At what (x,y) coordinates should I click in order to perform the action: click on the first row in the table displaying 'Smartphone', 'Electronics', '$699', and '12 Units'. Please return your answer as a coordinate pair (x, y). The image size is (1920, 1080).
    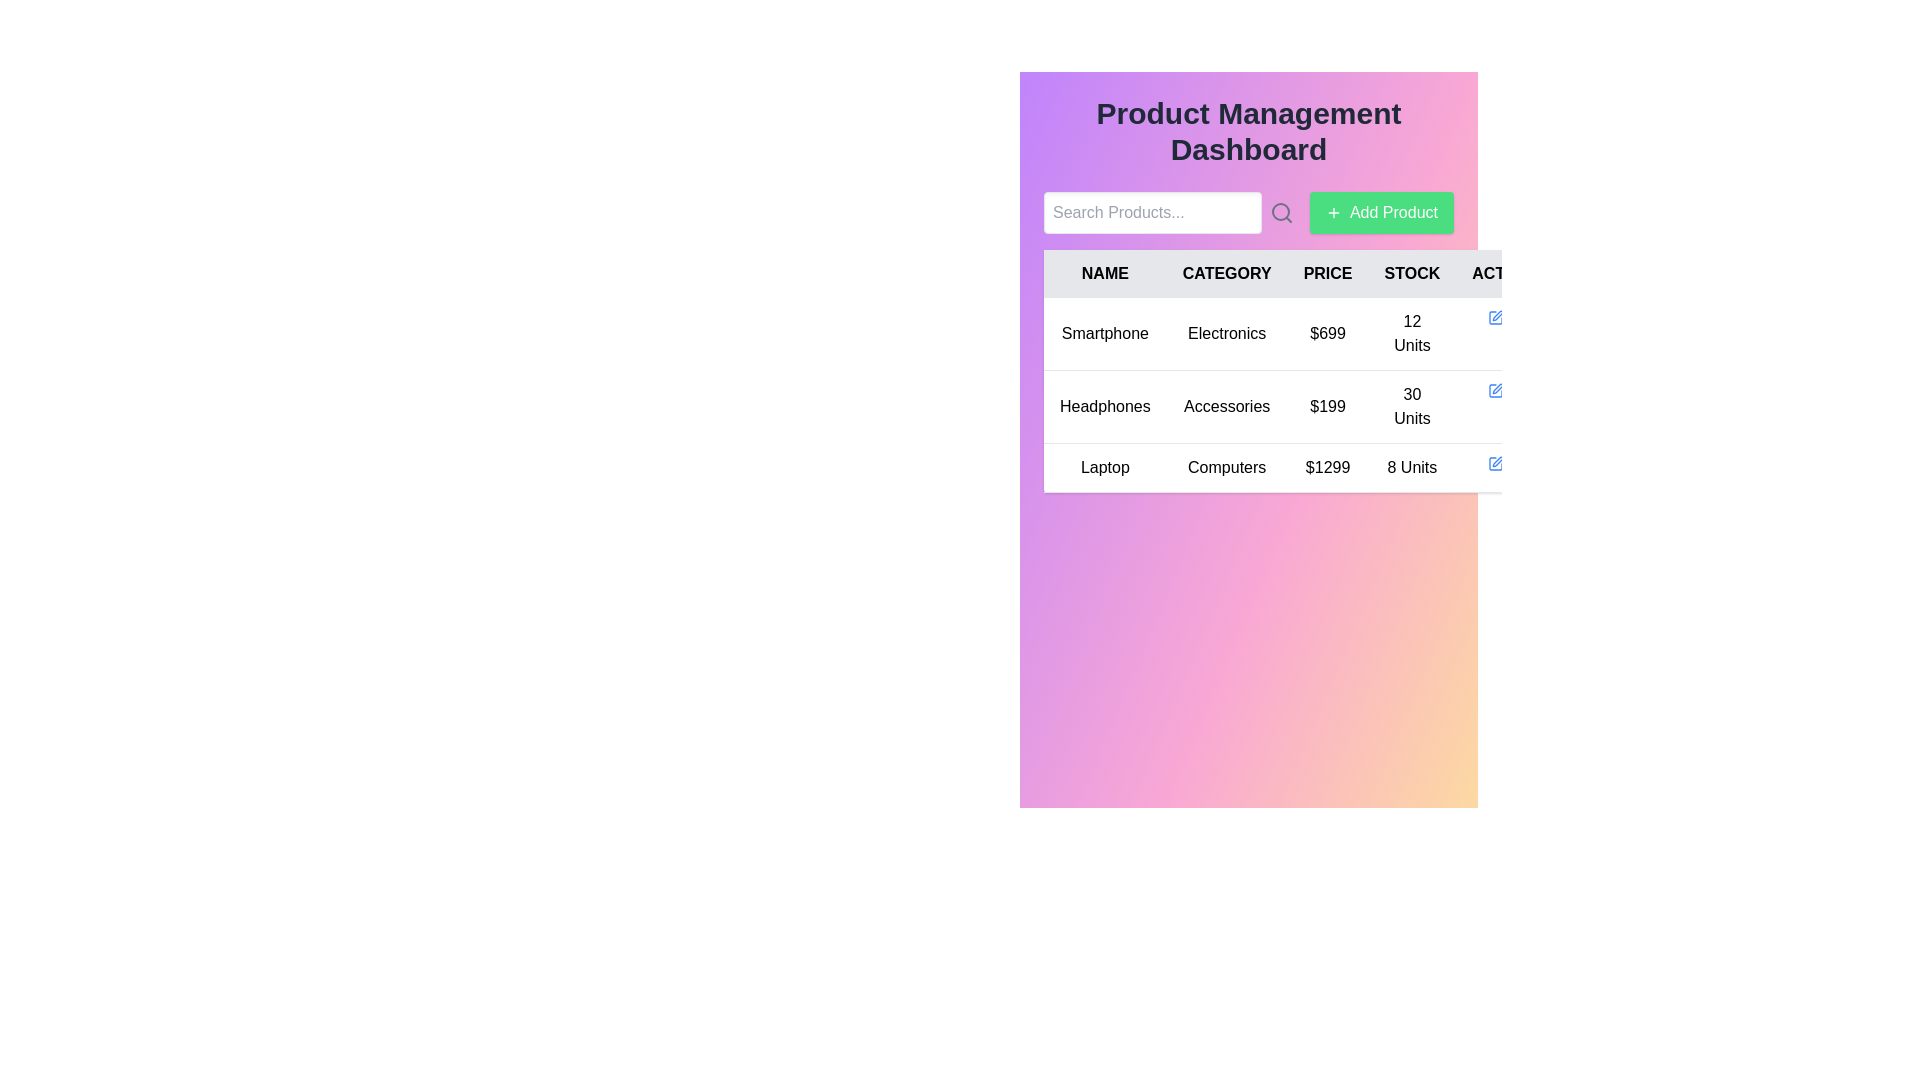
    Looking at the image, I should click on (1302, 333).